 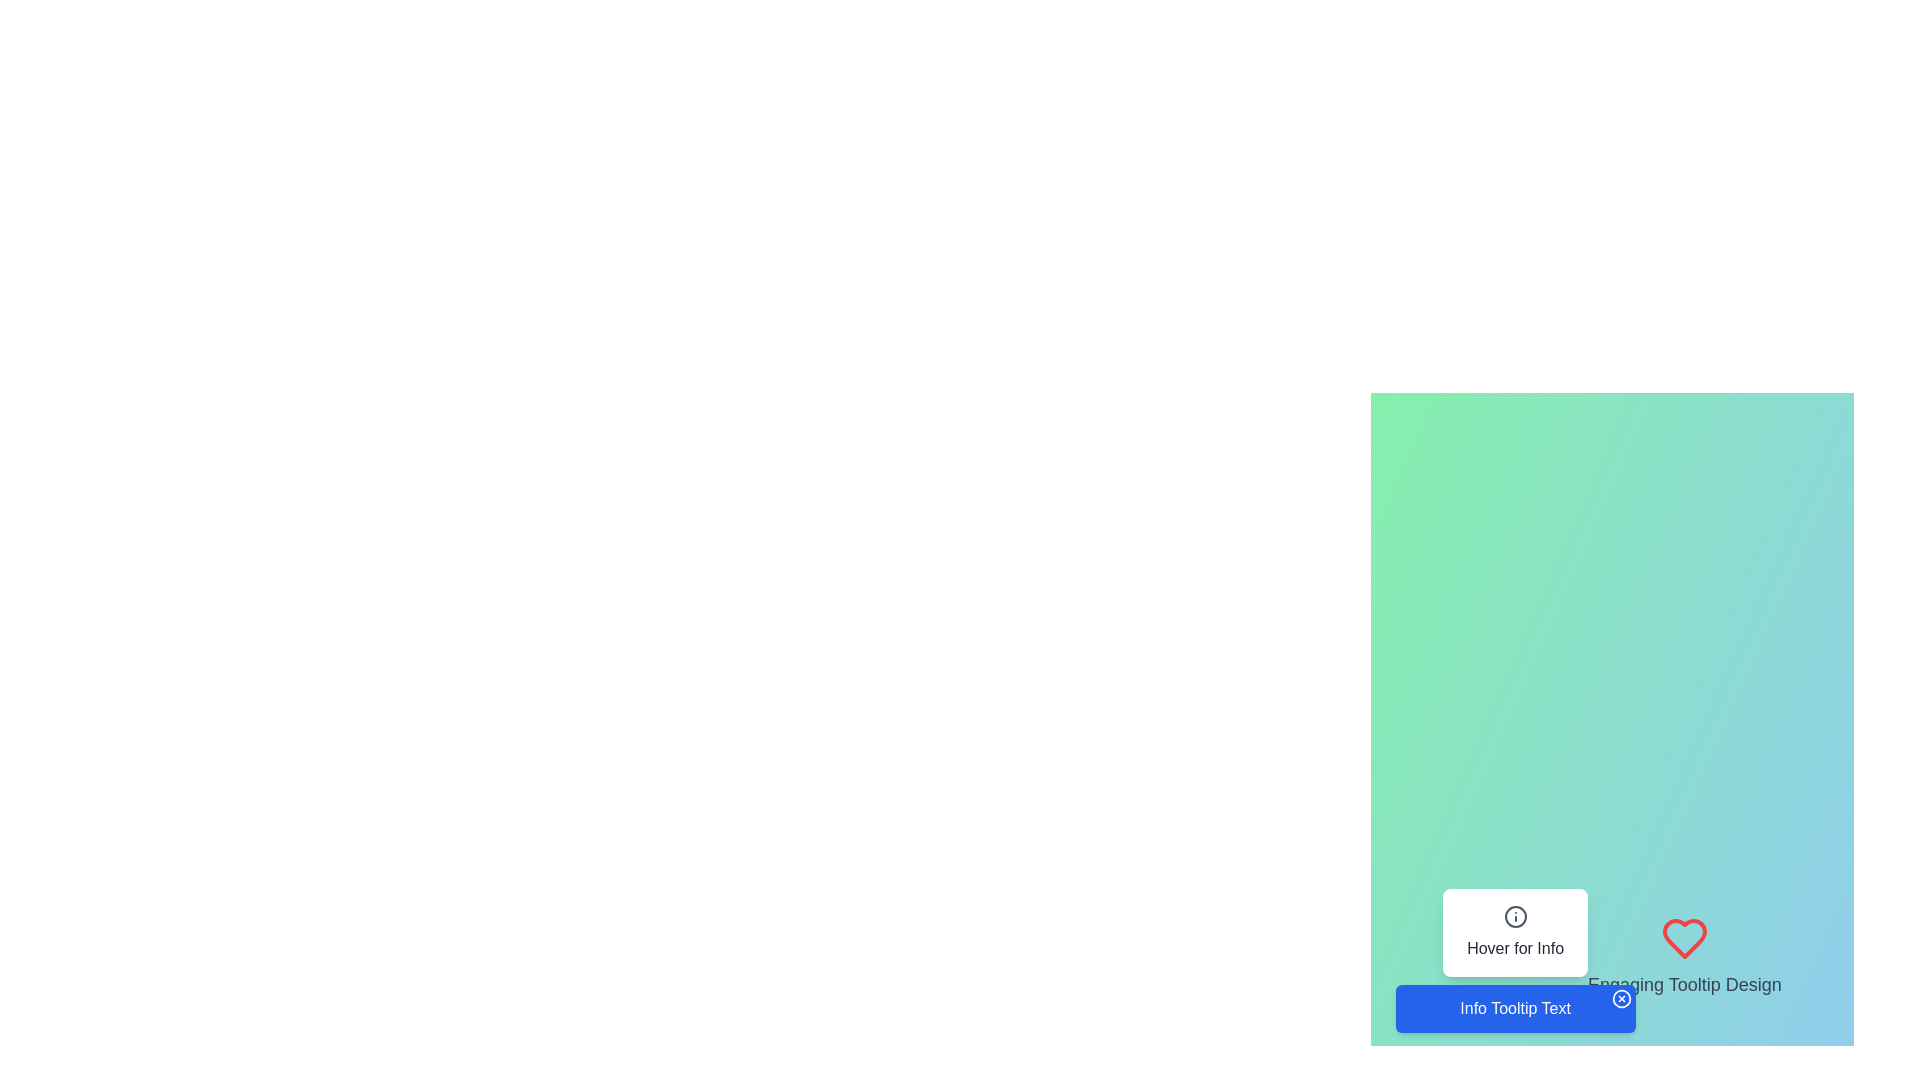 I want to click on the circular outline element of the SVG icon that is part of an interactive tooltip above the 'Info Tooltip Text' button, so click(x=1515, y=917).